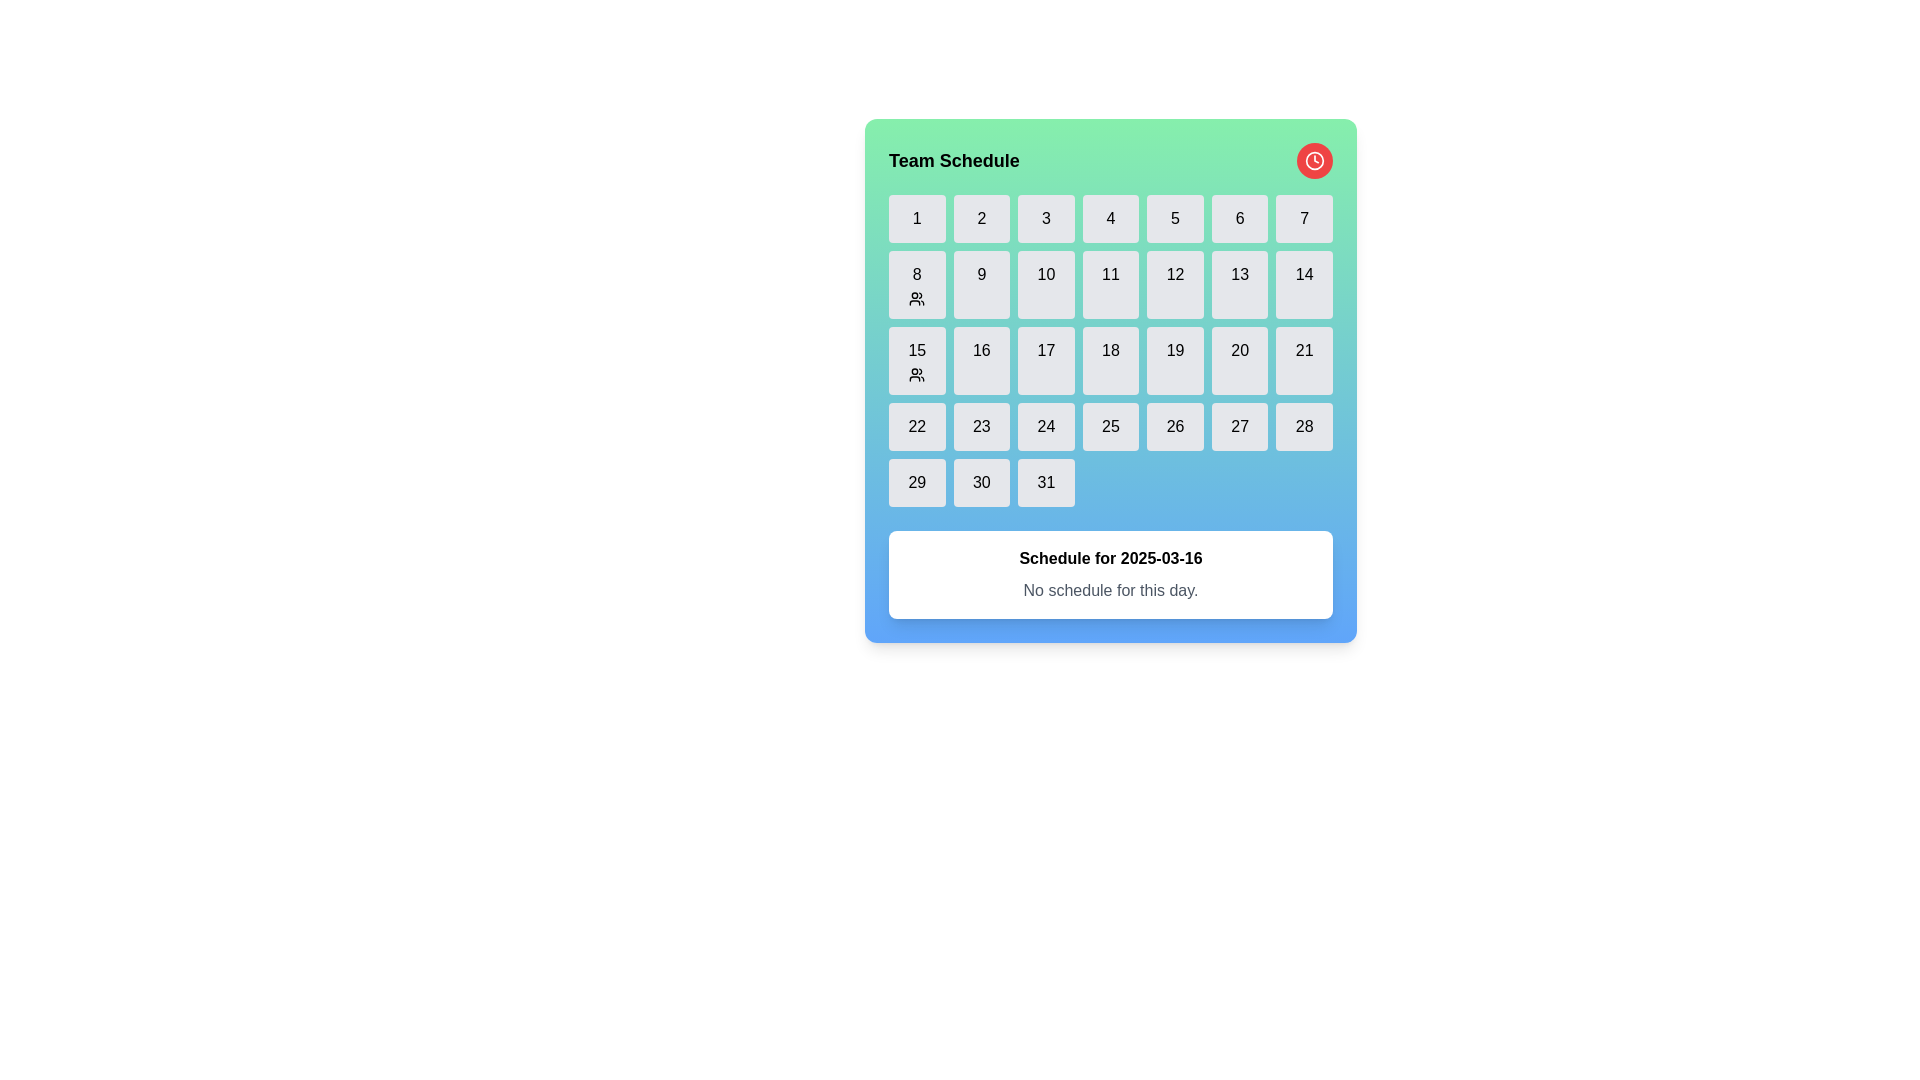 The height and width of the screenshot is (1080, 1920). I want to click on the 'Team Schedule' text label, which is styled in bold with a black font color and located in the top-left corner of the green gradient header, so click(953, 160).